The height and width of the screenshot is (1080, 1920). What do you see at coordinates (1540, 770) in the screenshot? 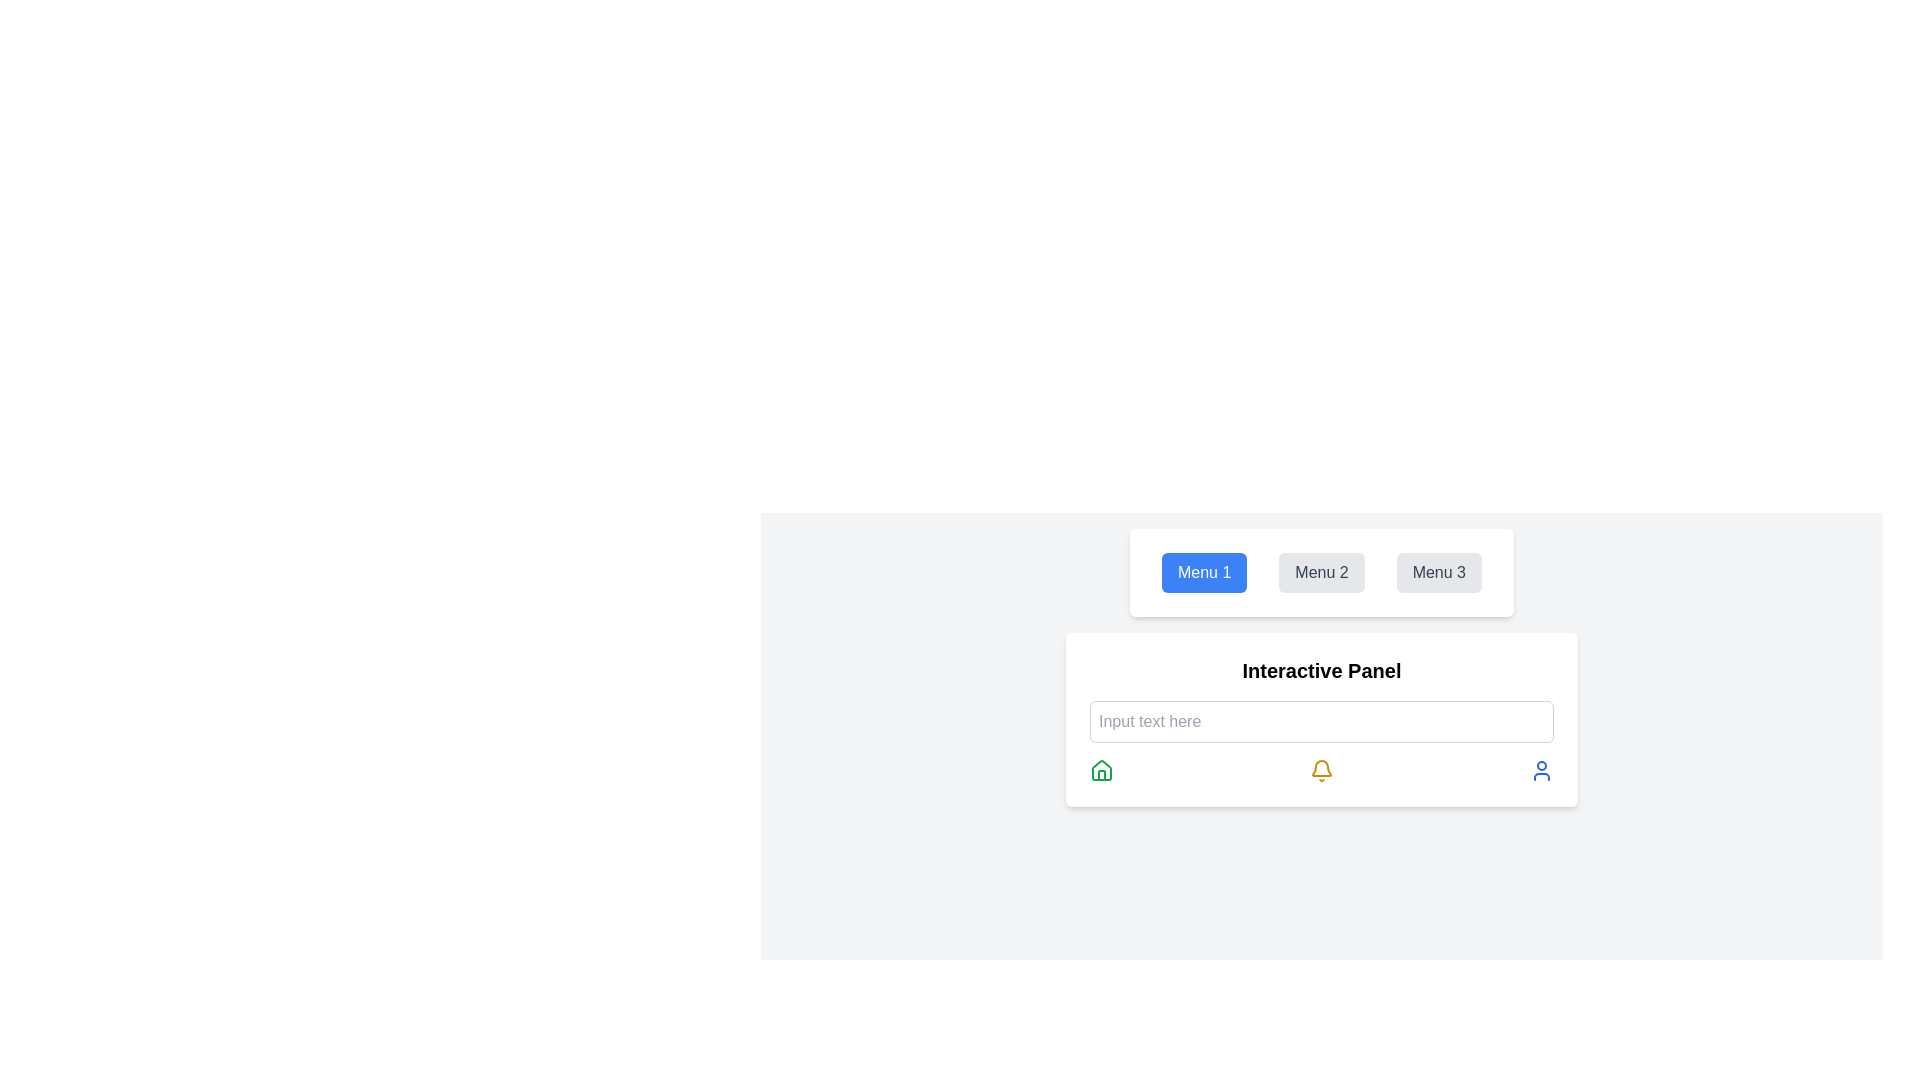
I see `the user icon, which is the last icon in a set of three horizontally aligned icons beneath the text input field in the 'Interactive Panel'` at bounding box center [1540, 770].